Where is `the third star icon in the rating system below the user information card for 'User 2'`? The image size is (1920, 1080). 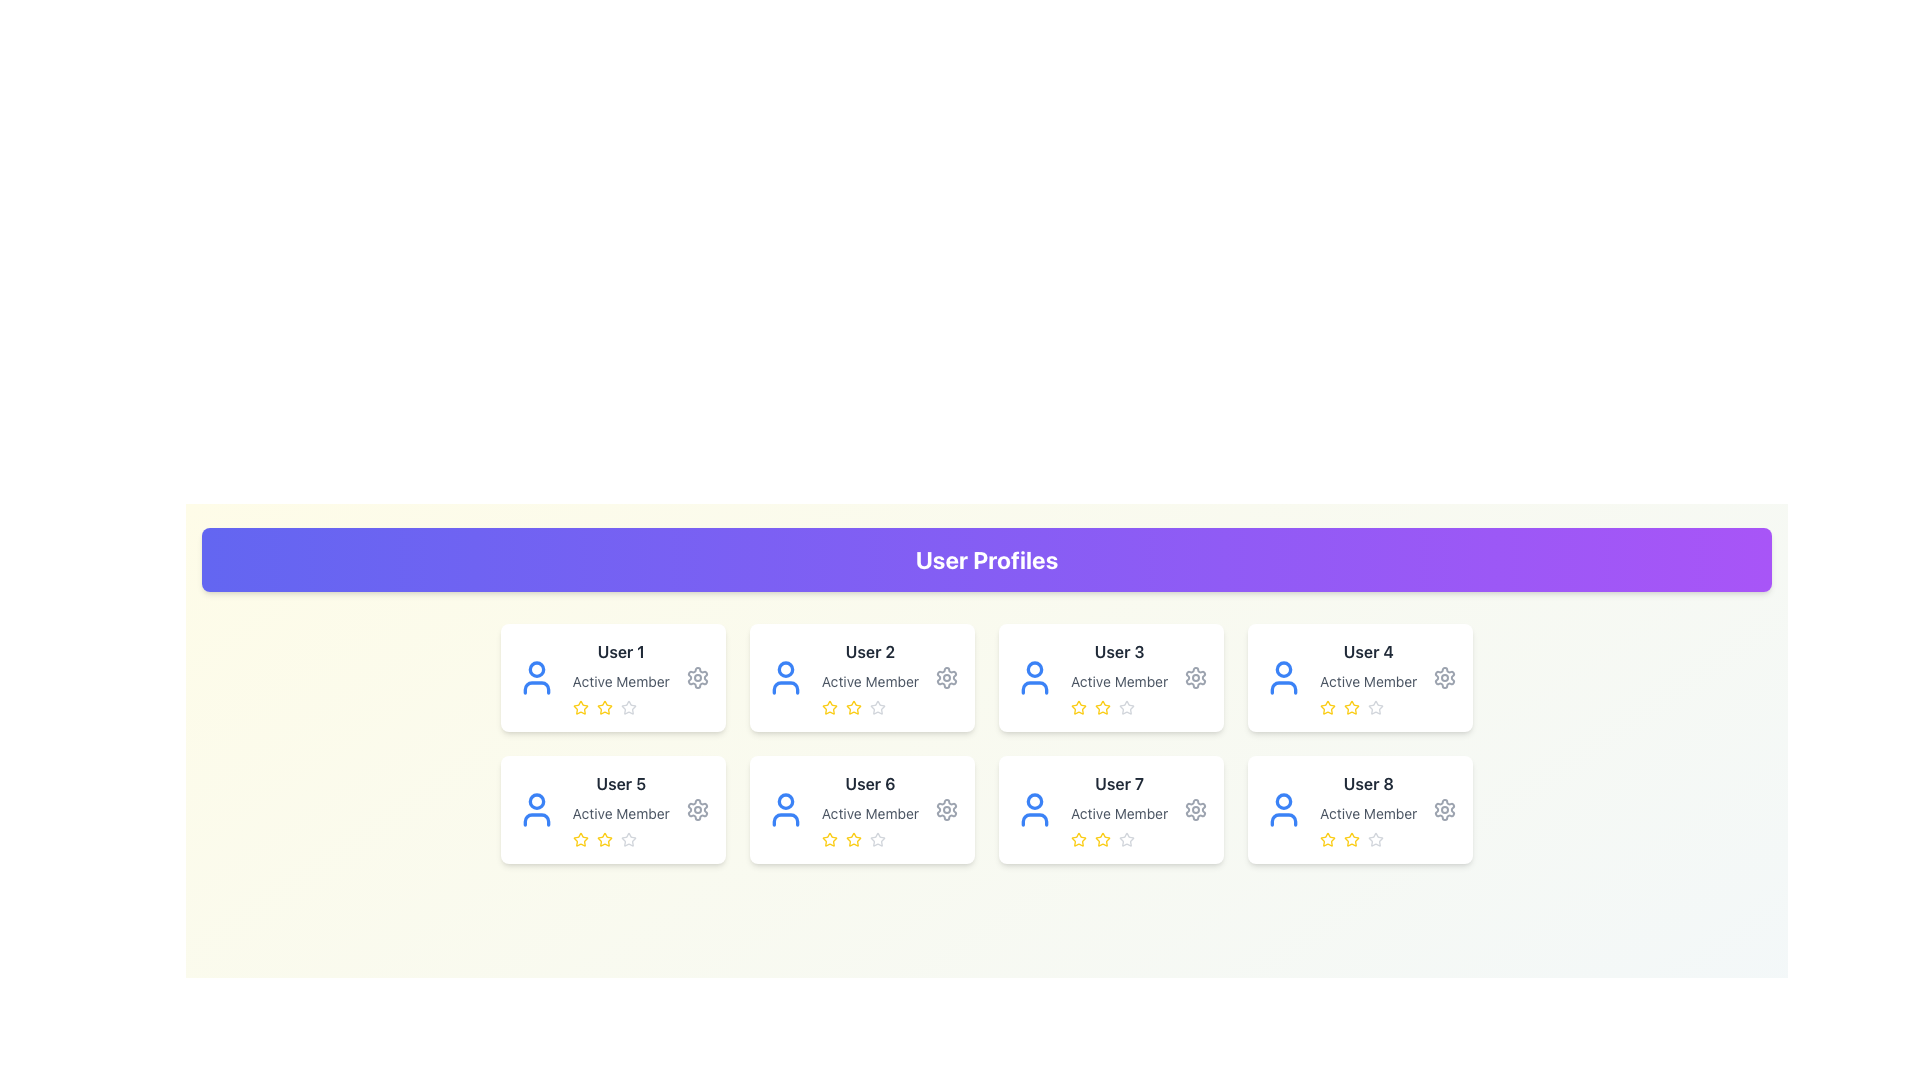
the third star icon in the rating system below the user information card for 'User 2' is located at coordinates (853, 707).